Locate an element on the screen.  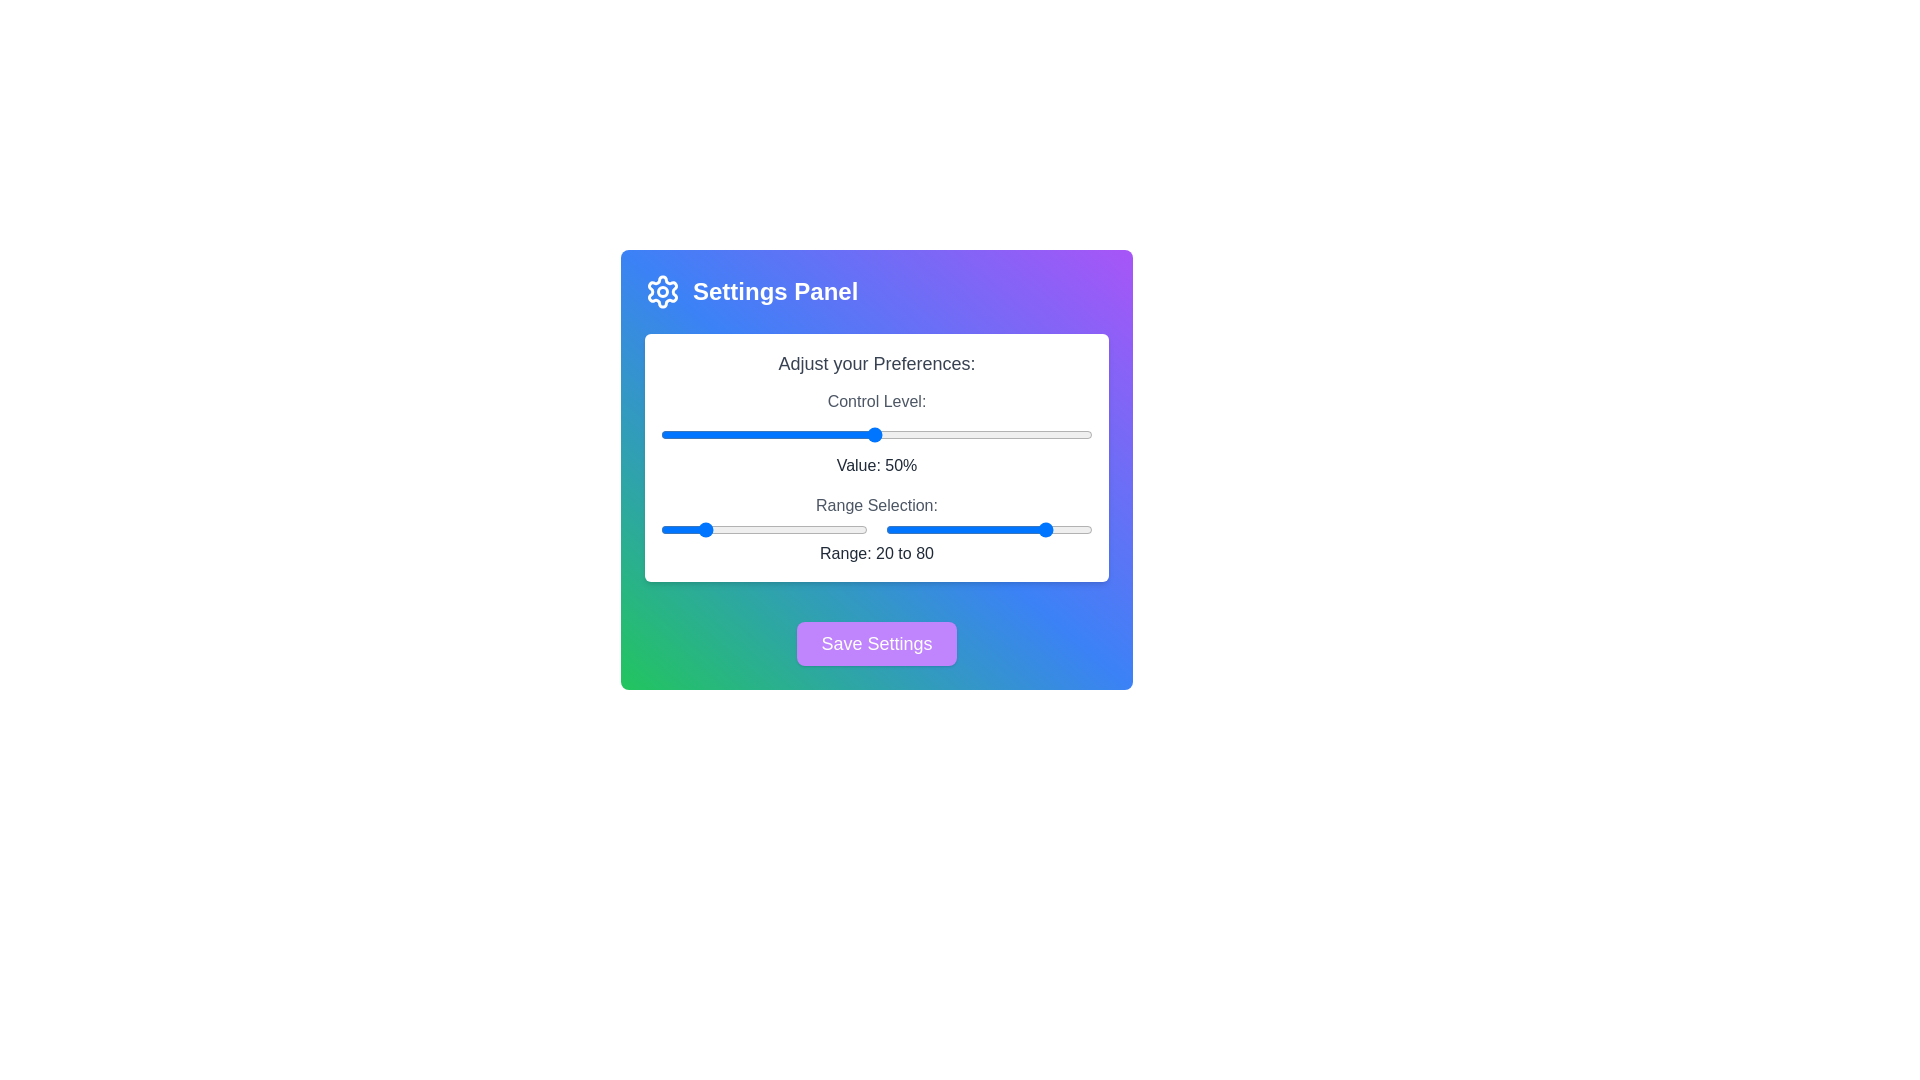
the slider is located at coordinates (988, 528).